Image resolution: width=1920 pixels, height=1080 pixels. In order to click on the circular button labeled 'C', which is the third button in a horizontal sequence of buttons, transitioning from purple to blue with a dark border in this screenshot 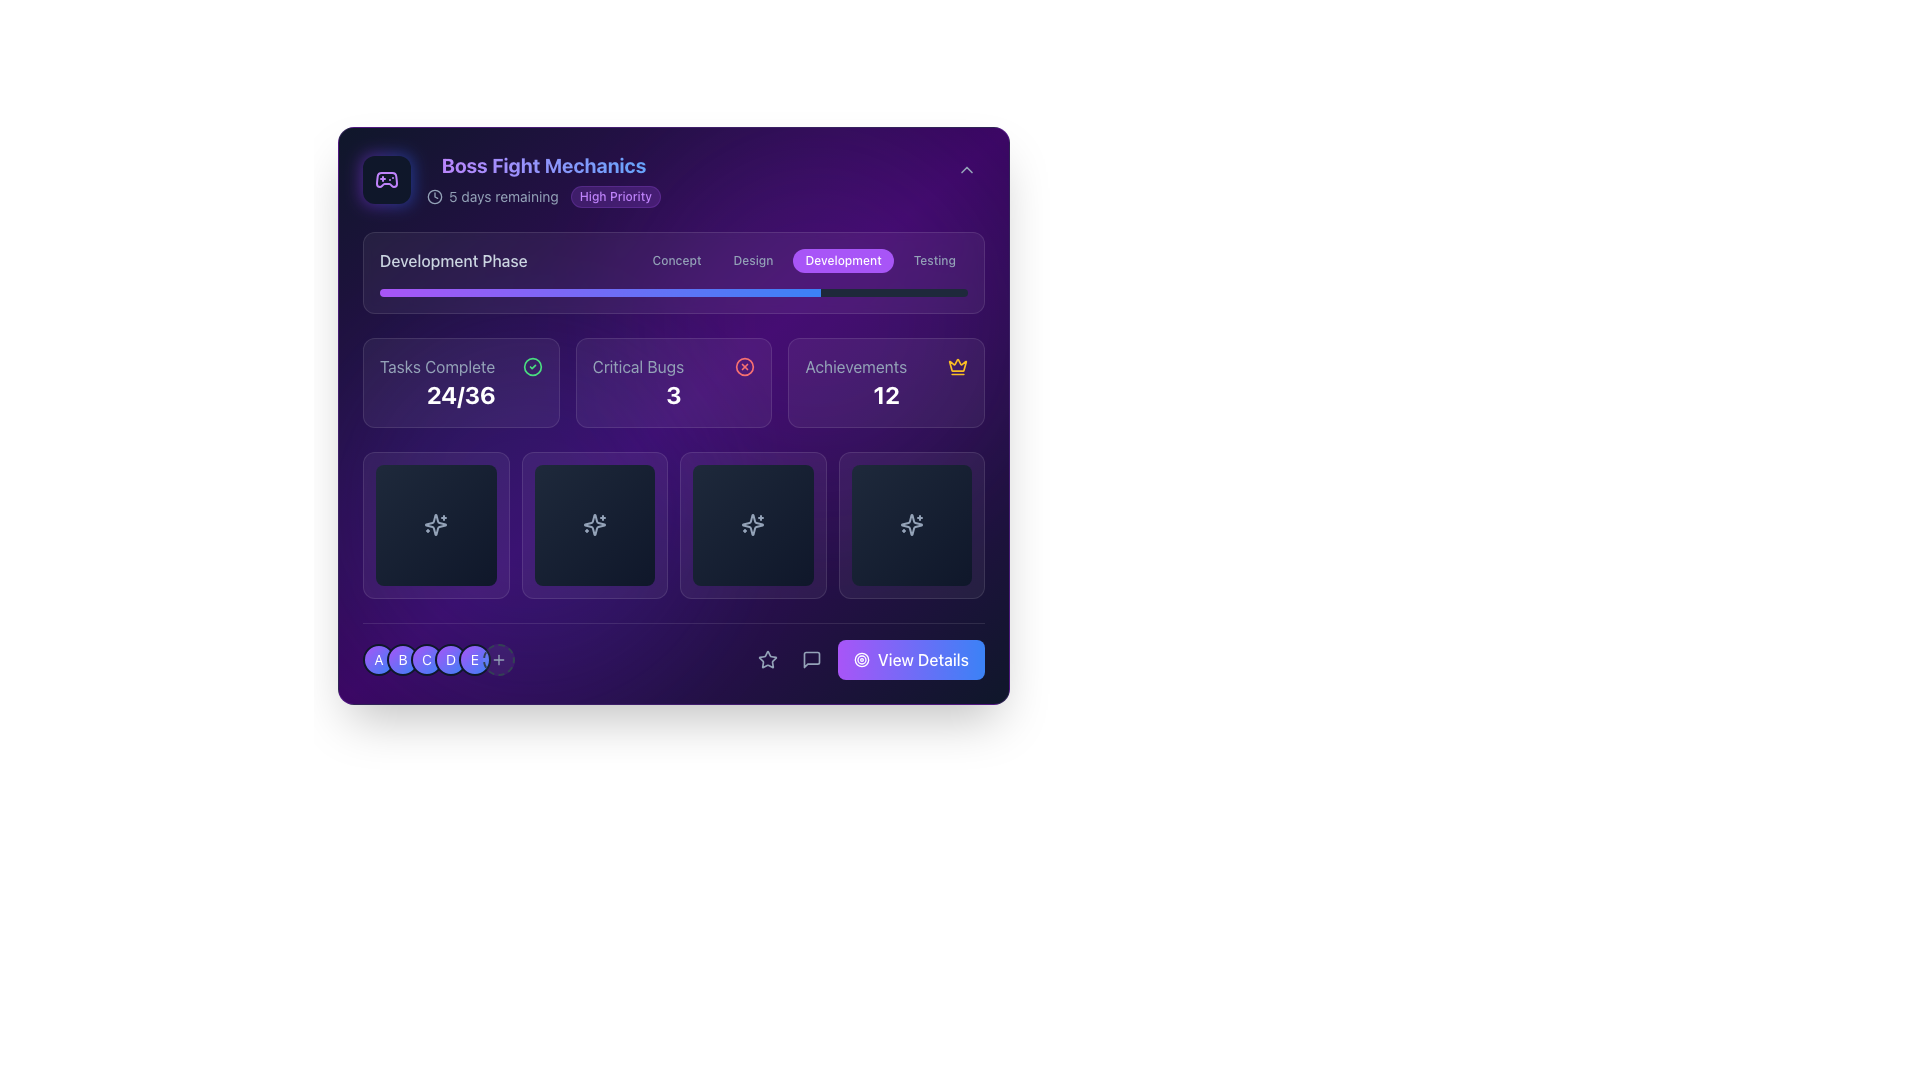, I will do `click(426, 659)`.